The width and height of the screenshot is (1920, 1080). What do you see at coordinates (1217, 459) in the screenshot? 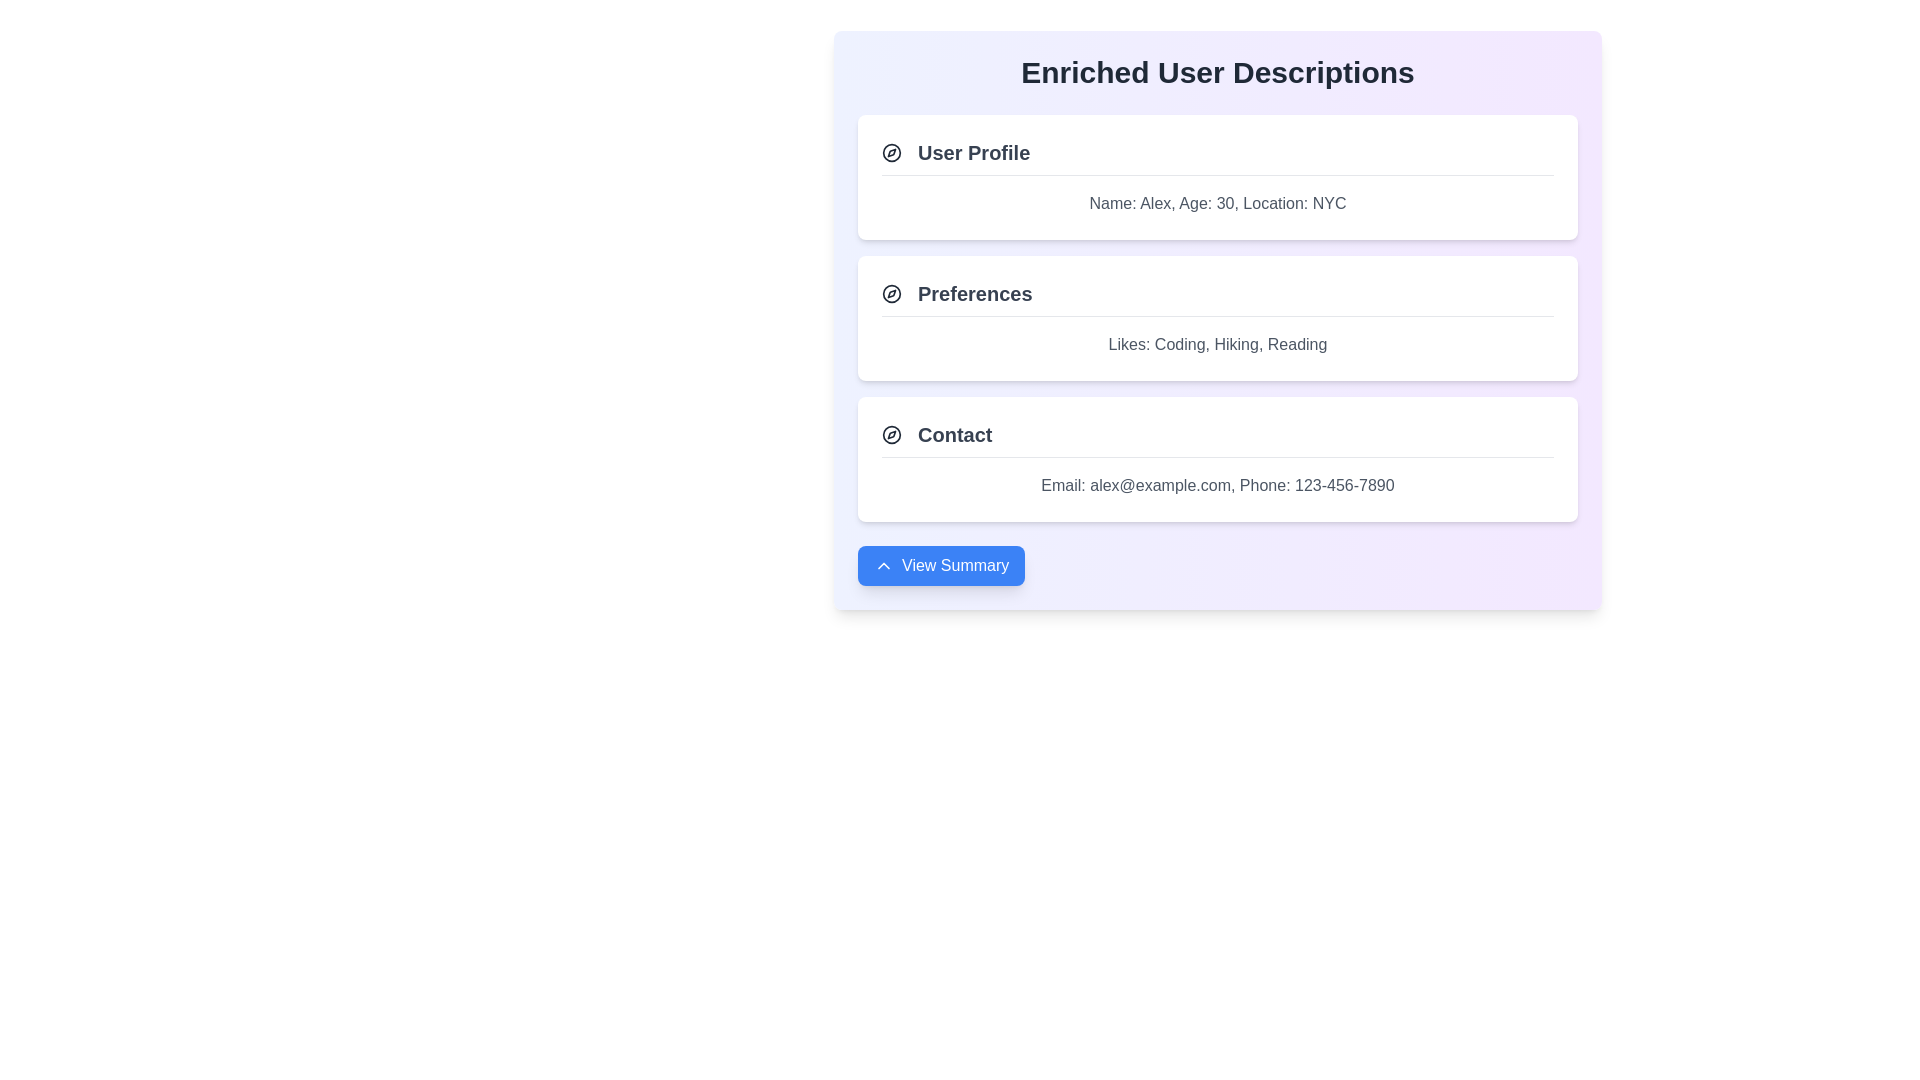
I see `icon contained in the third card of the user profile system, which displays contact information such as an email address and a phone number` at bounding box center [1217, 459].